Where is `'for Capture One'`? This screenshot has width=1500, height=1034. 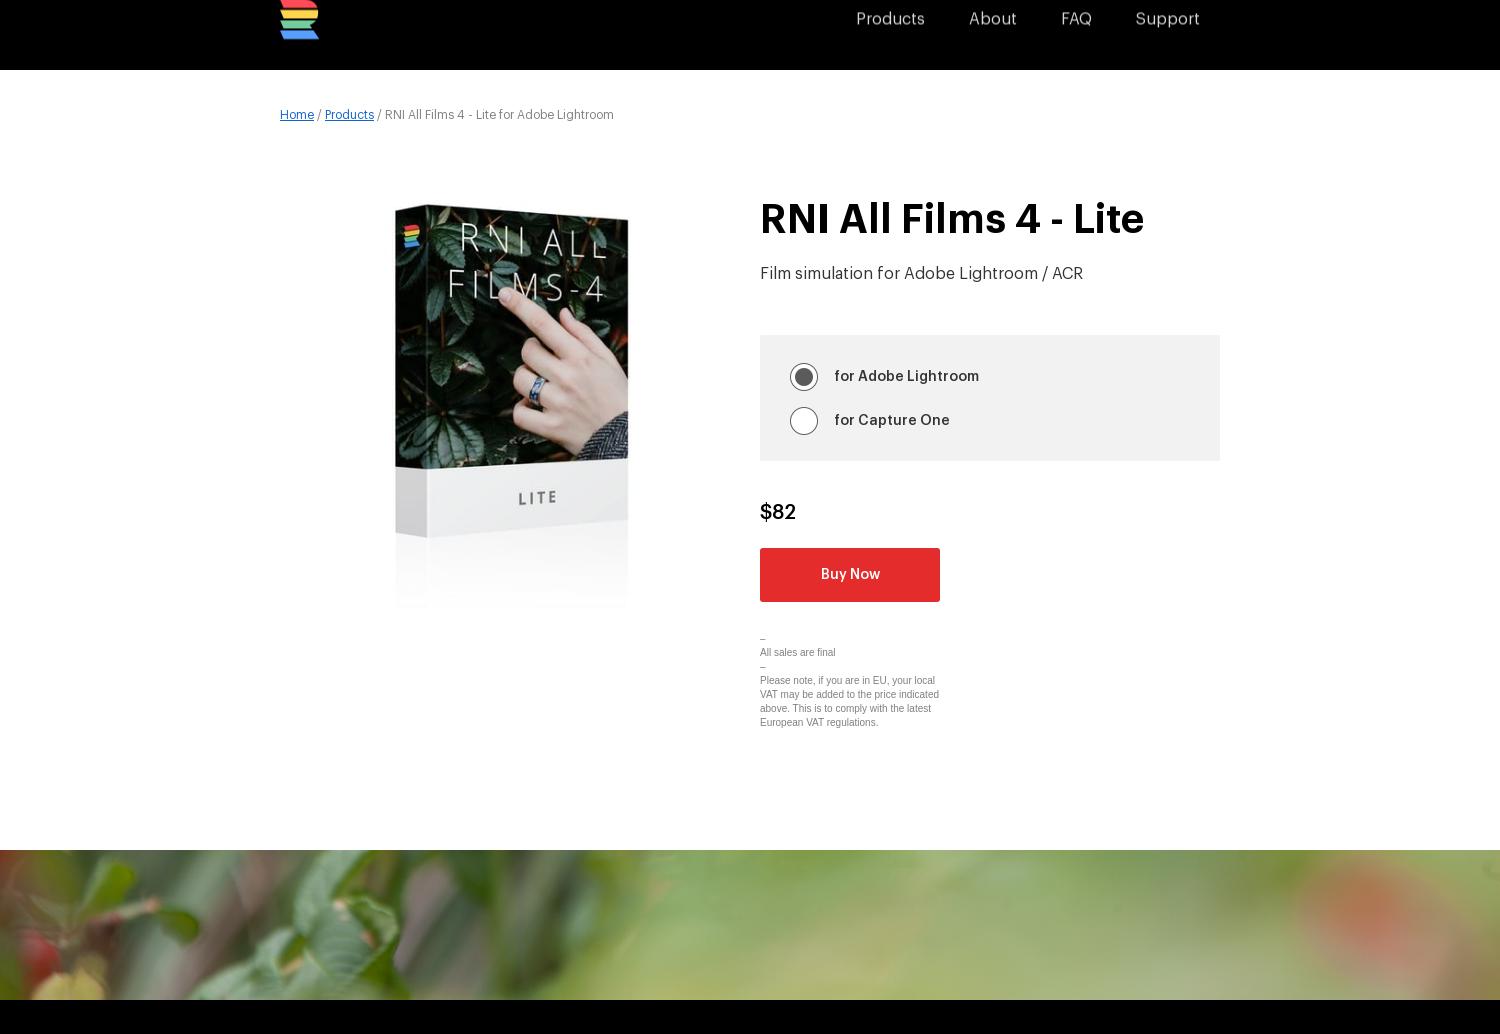
'for Capture One' is located at coordinates (892, 420).